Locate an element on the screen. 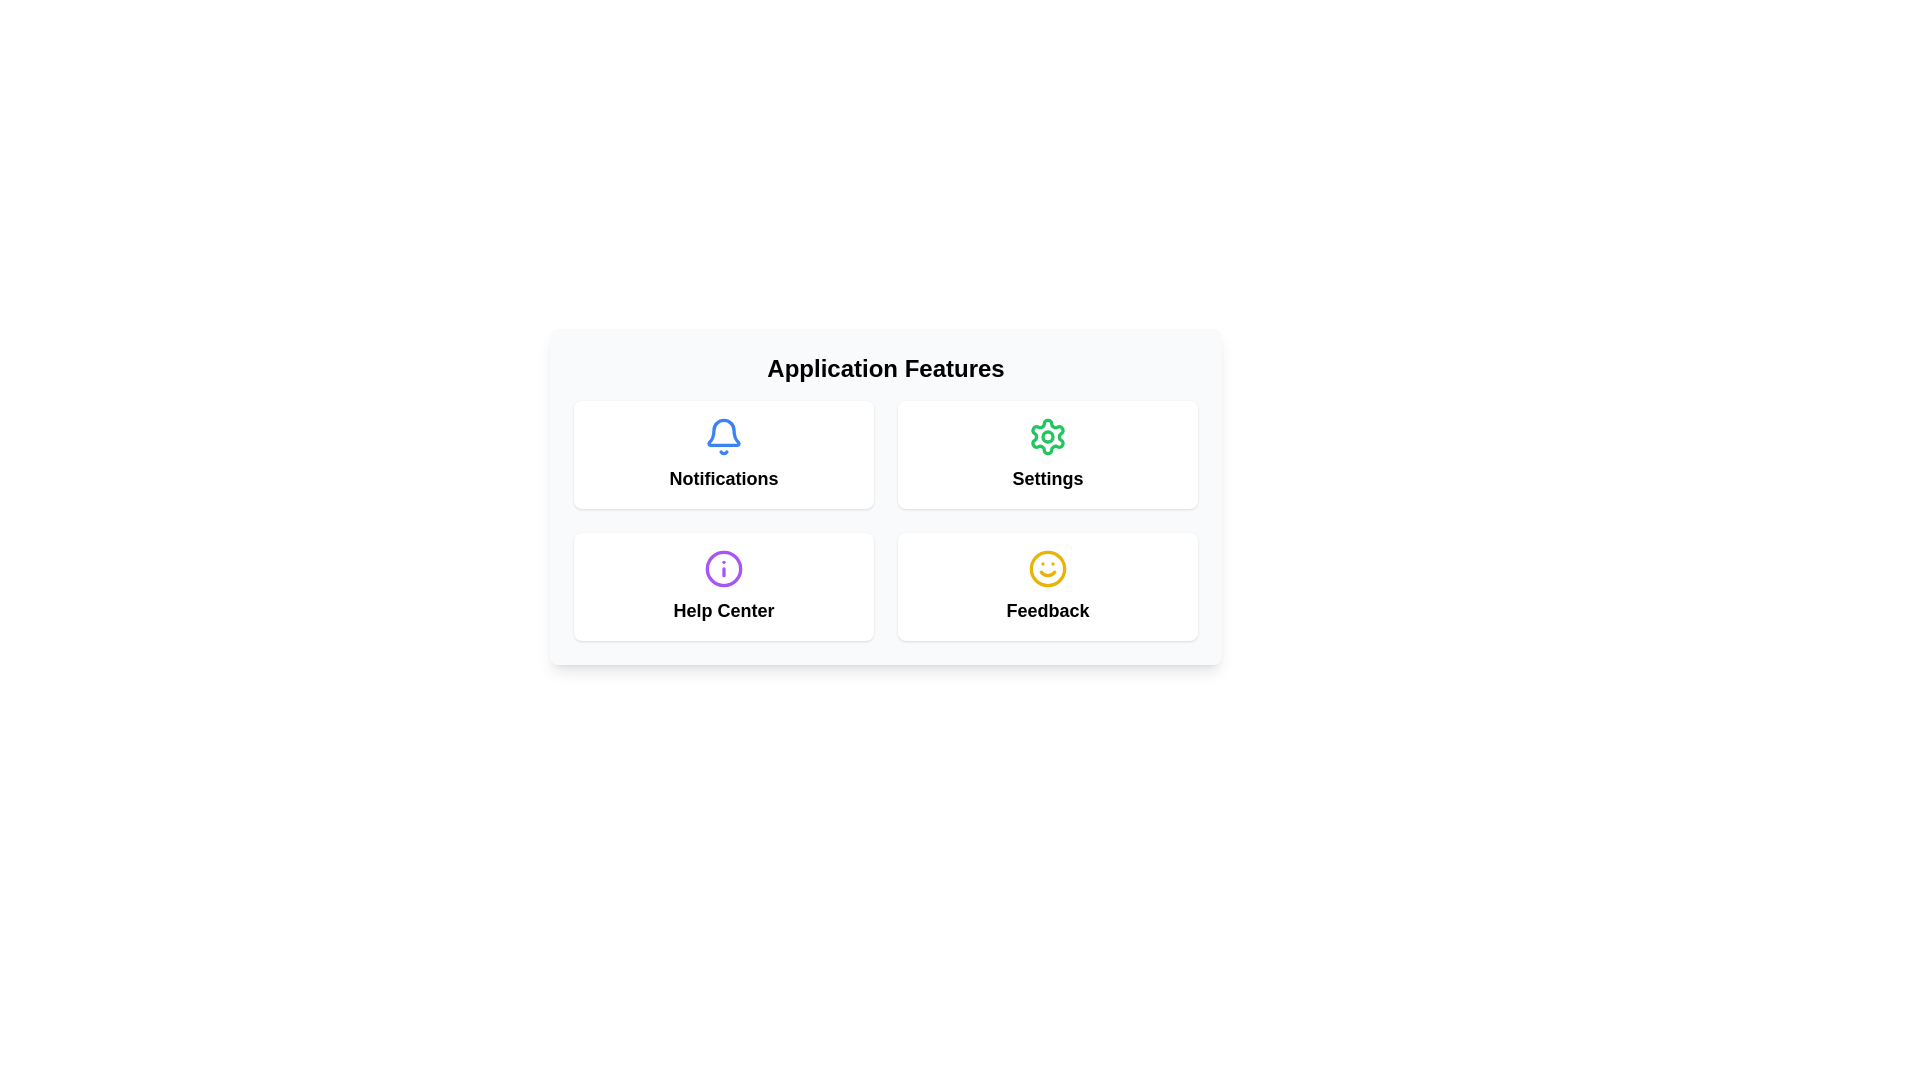 Image resolution: width=1920 pixels, height=1080 pixels. the circular purple outlined icon with a small 'i' symbol in its center, located in the second row, first column of the grid under the 'Help Center' label is located at coordinates (723, 569).